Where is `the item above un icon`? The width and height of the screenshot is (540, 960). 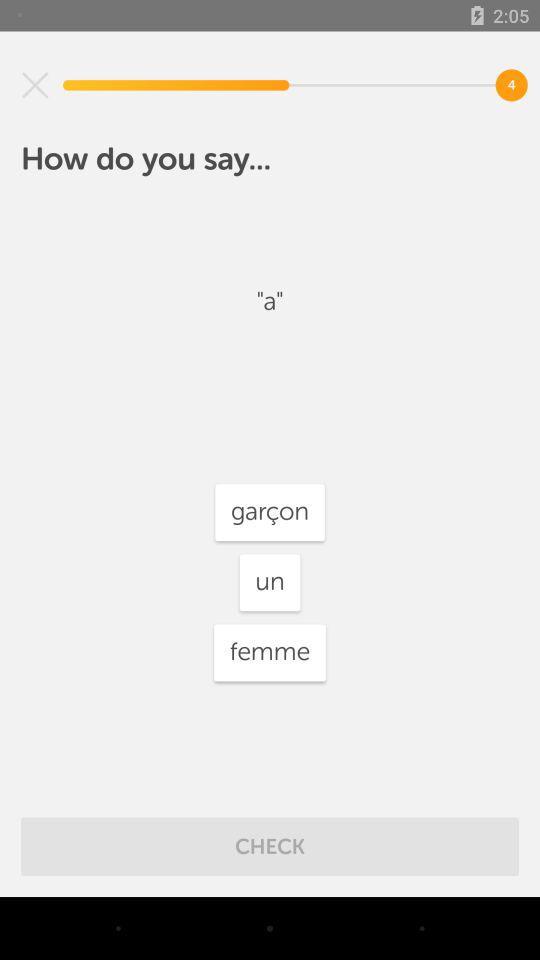 the item above un icon is located at coordinates (270, 511).